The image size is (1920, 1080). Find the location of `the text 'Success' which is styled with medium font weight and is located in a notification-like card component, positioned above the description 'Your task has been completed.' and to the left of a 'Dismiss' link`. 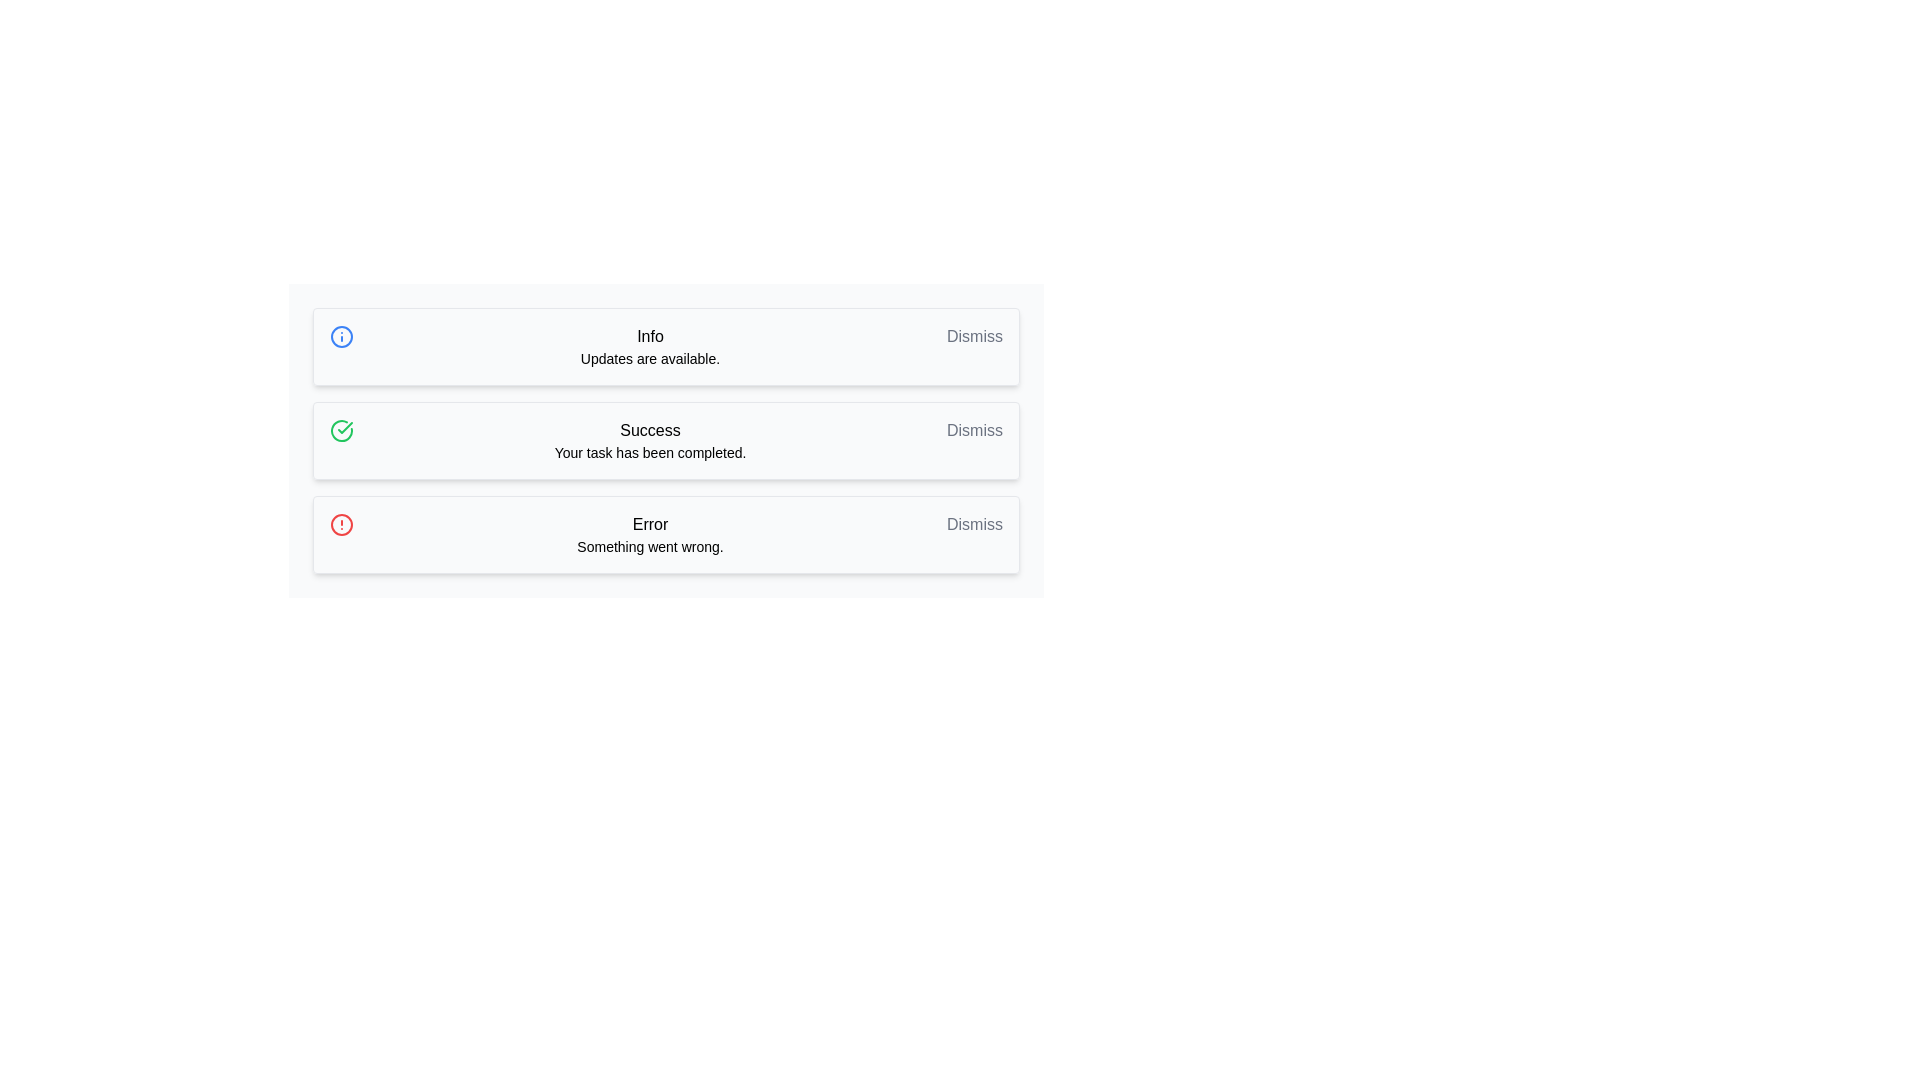

the text 'Success' which is styled with medium font weight and is located in a notification-like card component, positioned above the description 'Your task has been completed.' and to the left of a 'Dismiss' link is located at coordinates (650, 430).